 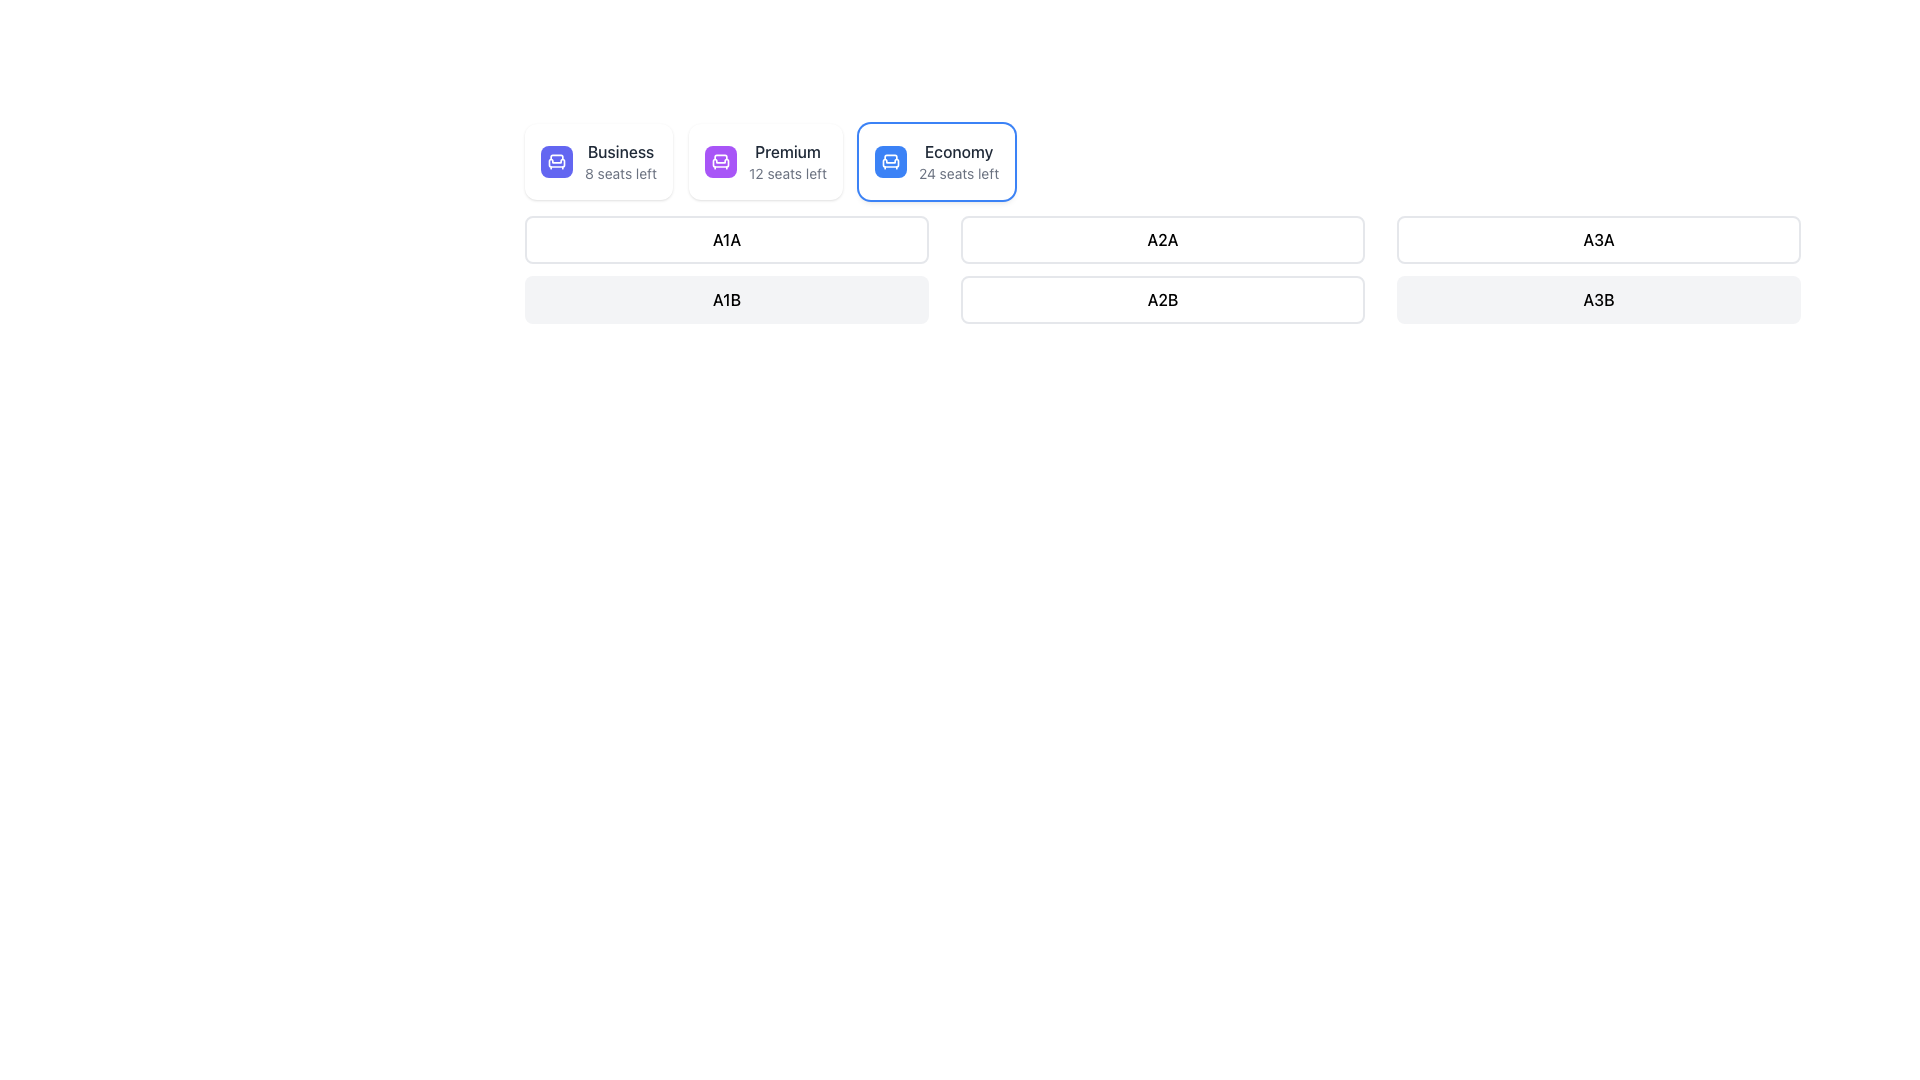 I want to click on the text label 'A1A', so click(x=725, y=238).